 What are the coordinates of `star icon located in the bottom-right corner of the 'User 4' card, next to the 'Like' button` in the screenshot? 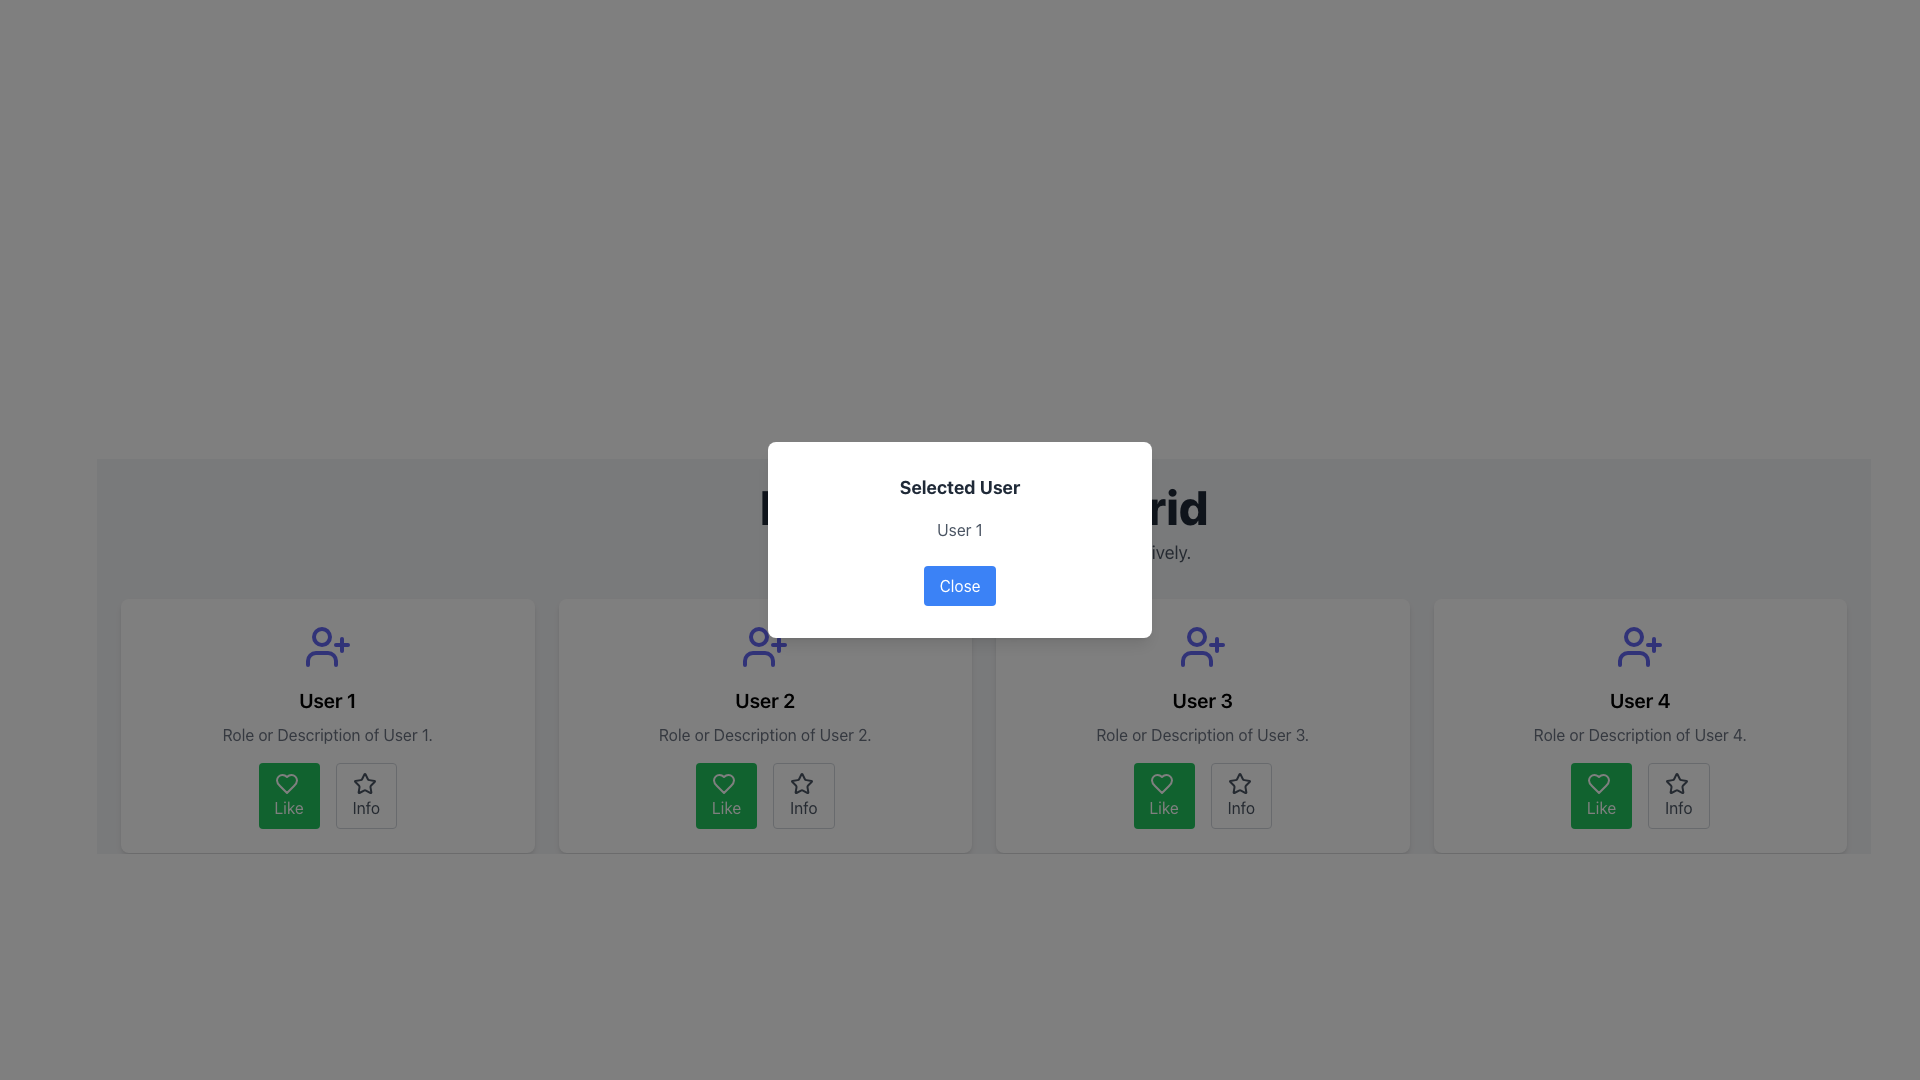 It's located at (1677, 782).